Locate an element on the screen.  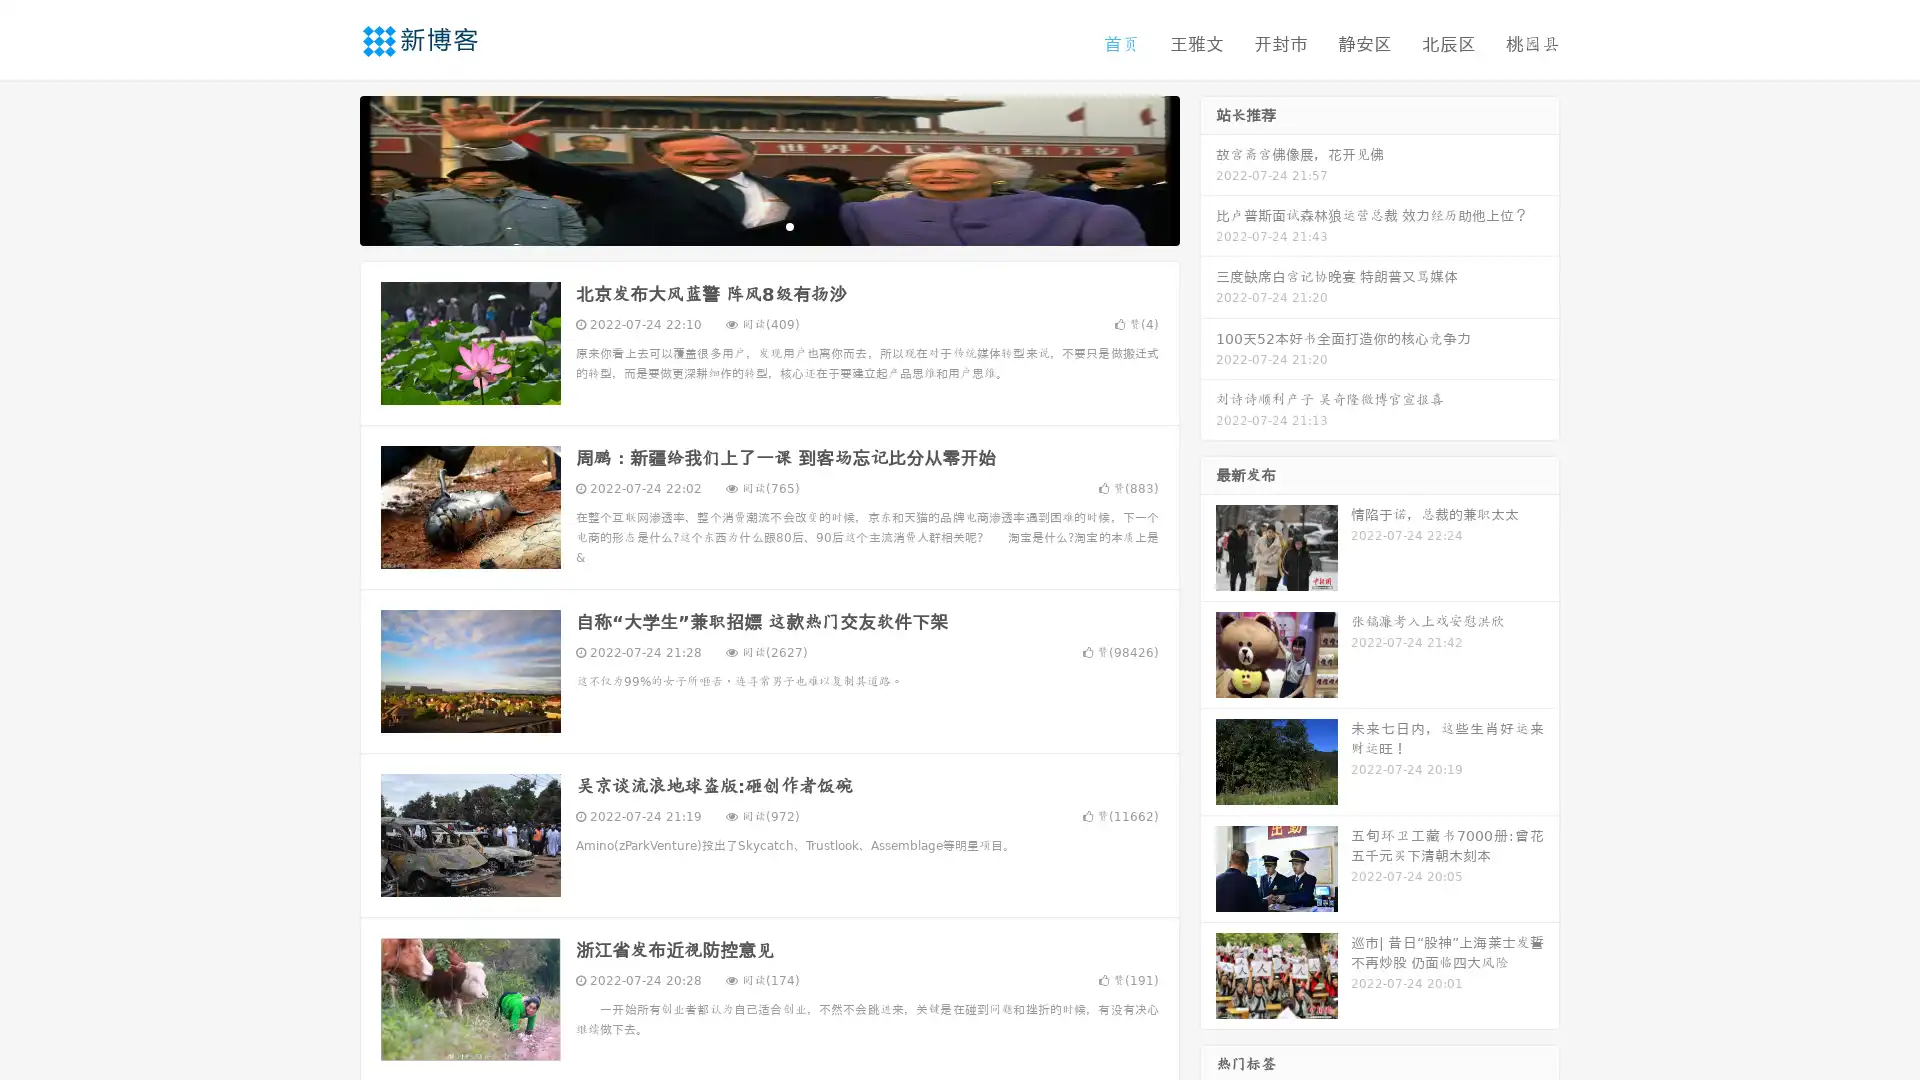
Next slide is located at coordinates (1208, 168).